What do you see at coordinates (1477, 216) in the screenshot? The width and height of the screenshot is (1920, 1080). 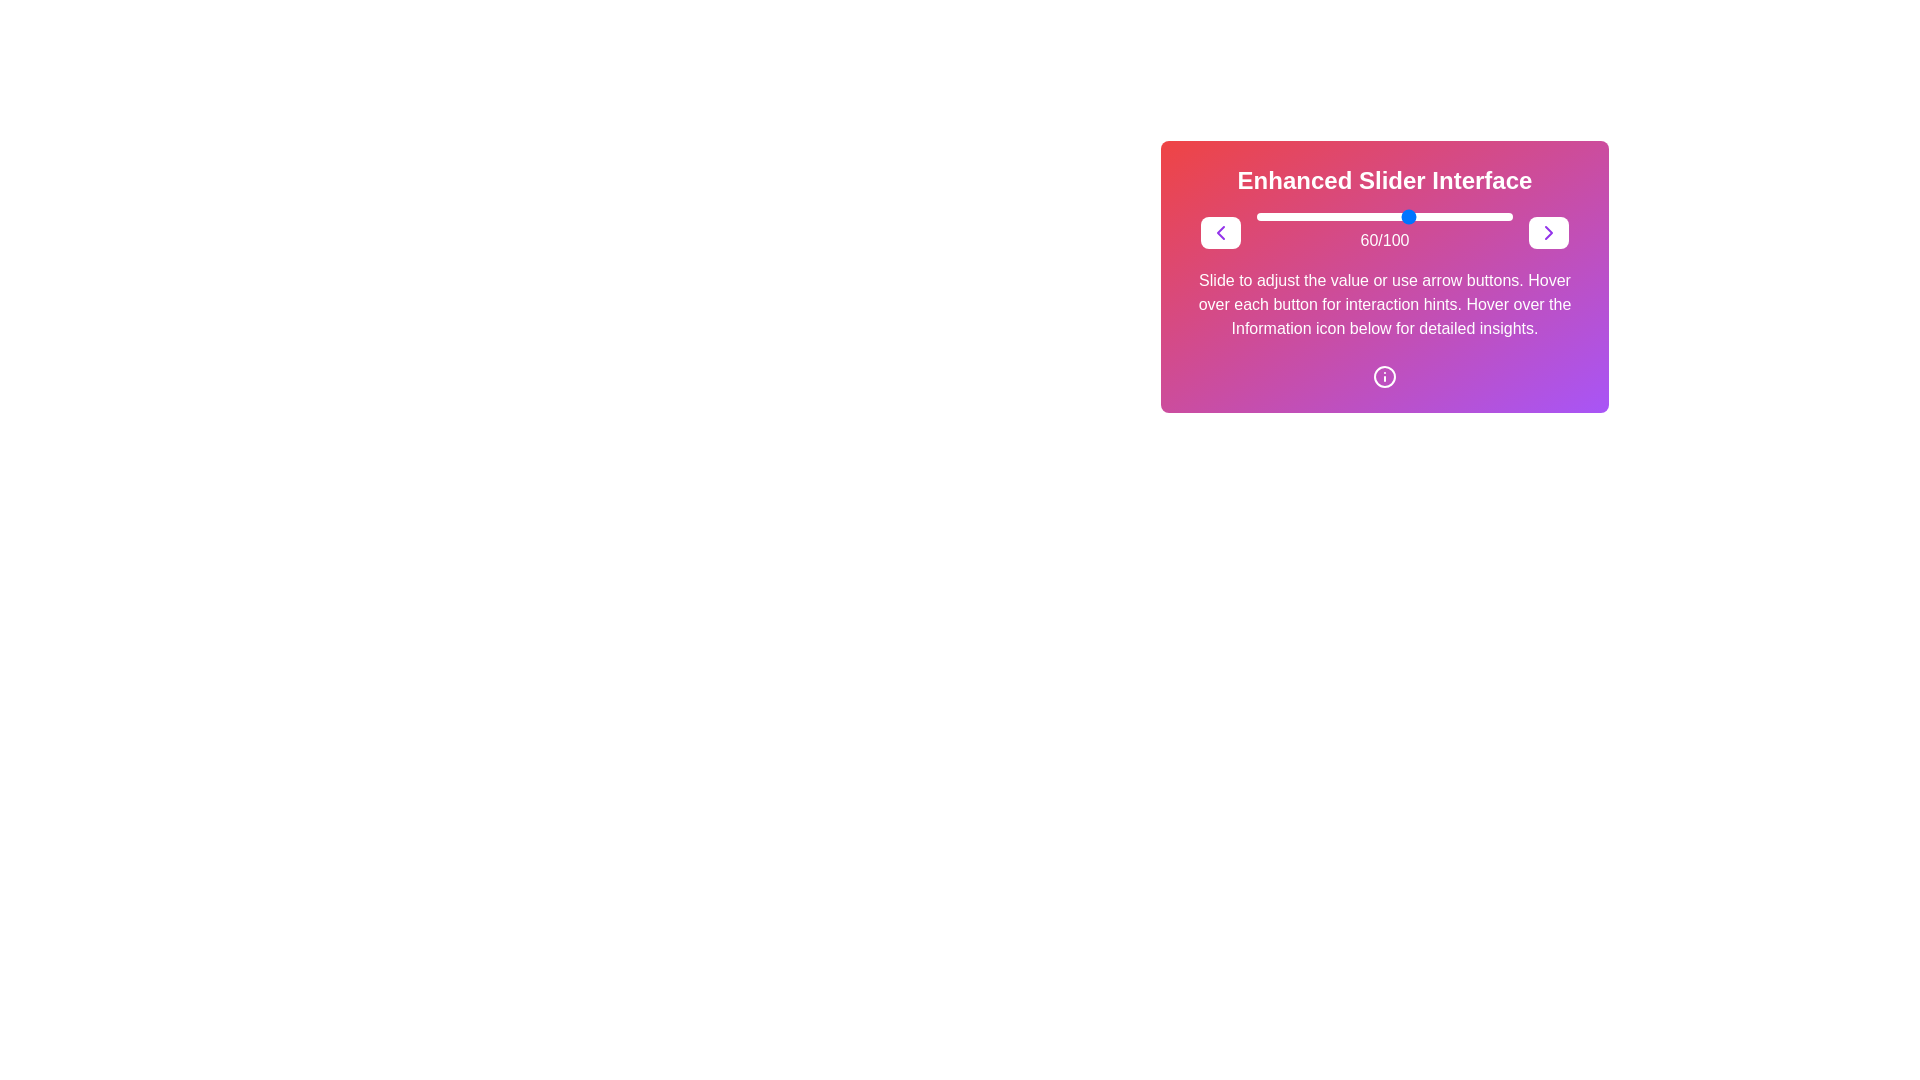 I see `the slider` at bounding box center [1477, 216].